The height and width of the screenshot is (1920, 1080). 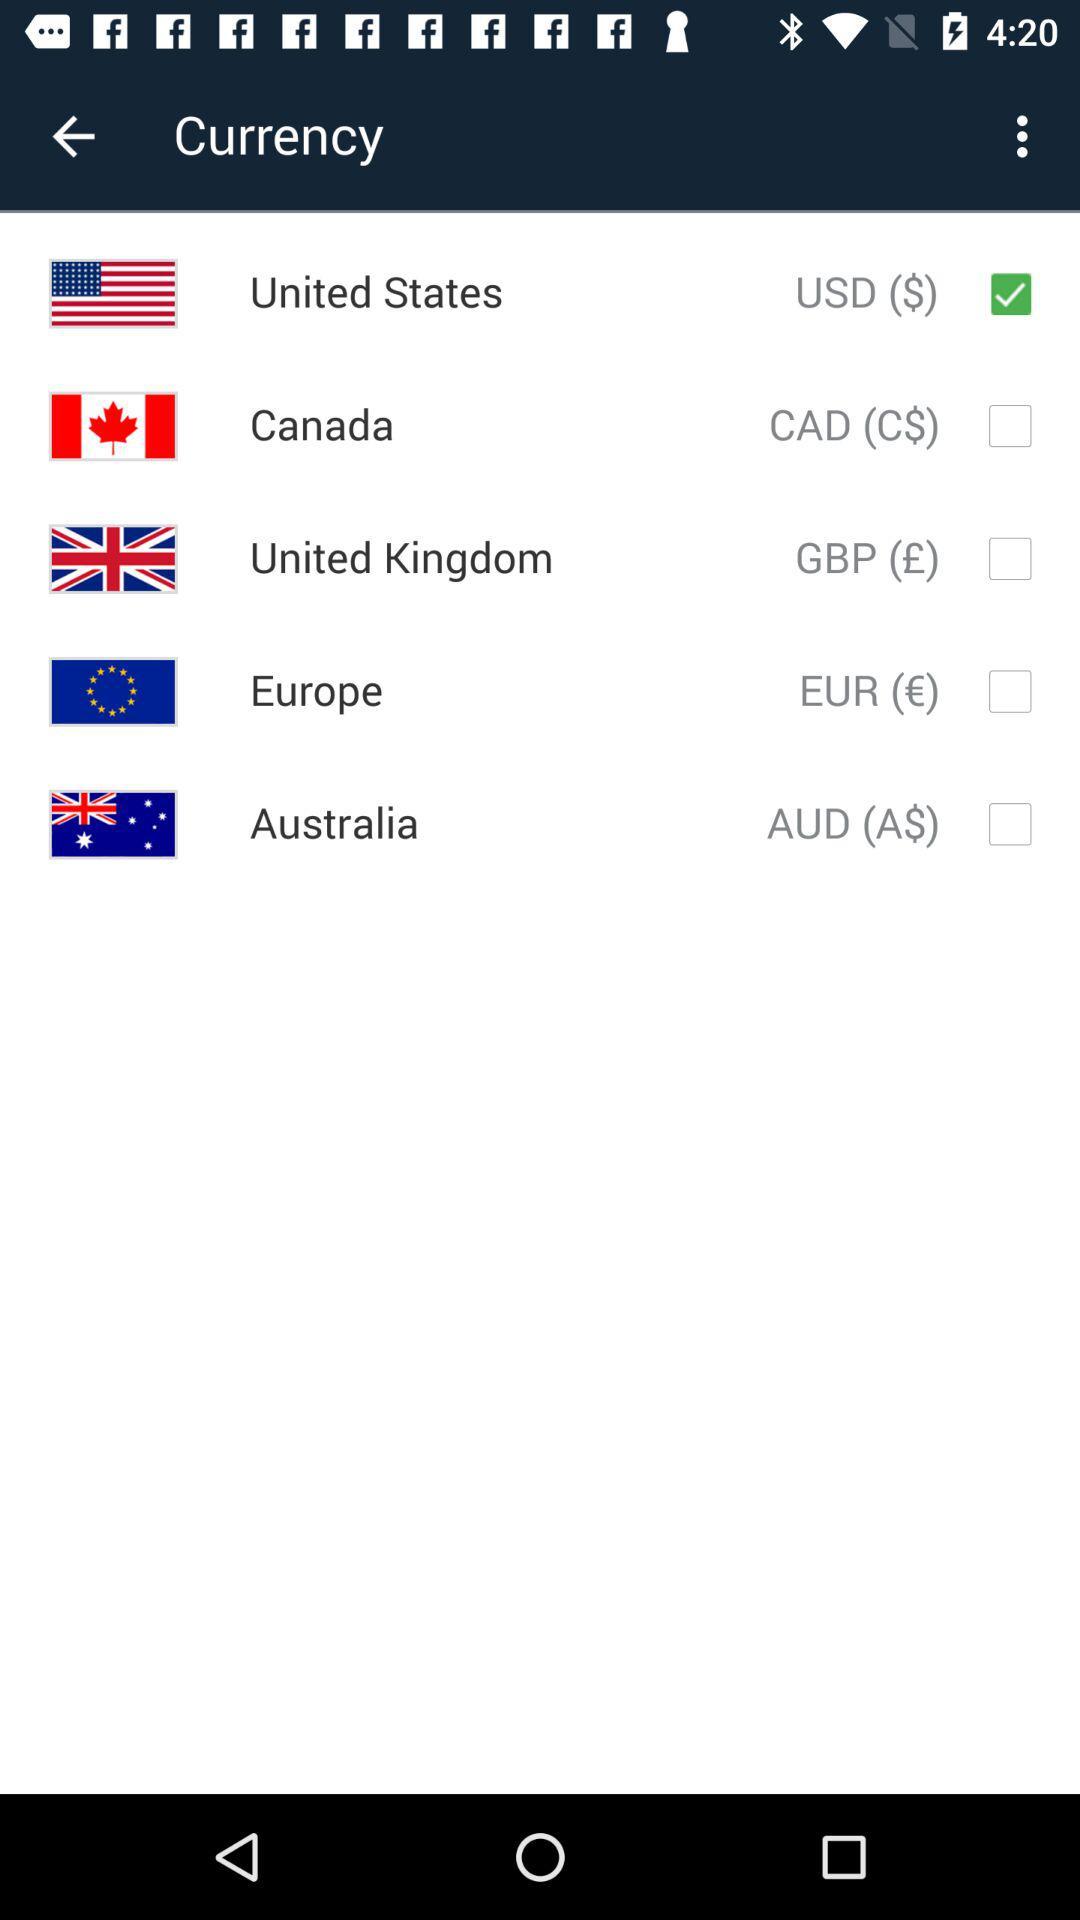 What do you see at coordinates (72, 135) in the screenshot?
I see `the item to the left of currency item` at bounding box center [72, 135].